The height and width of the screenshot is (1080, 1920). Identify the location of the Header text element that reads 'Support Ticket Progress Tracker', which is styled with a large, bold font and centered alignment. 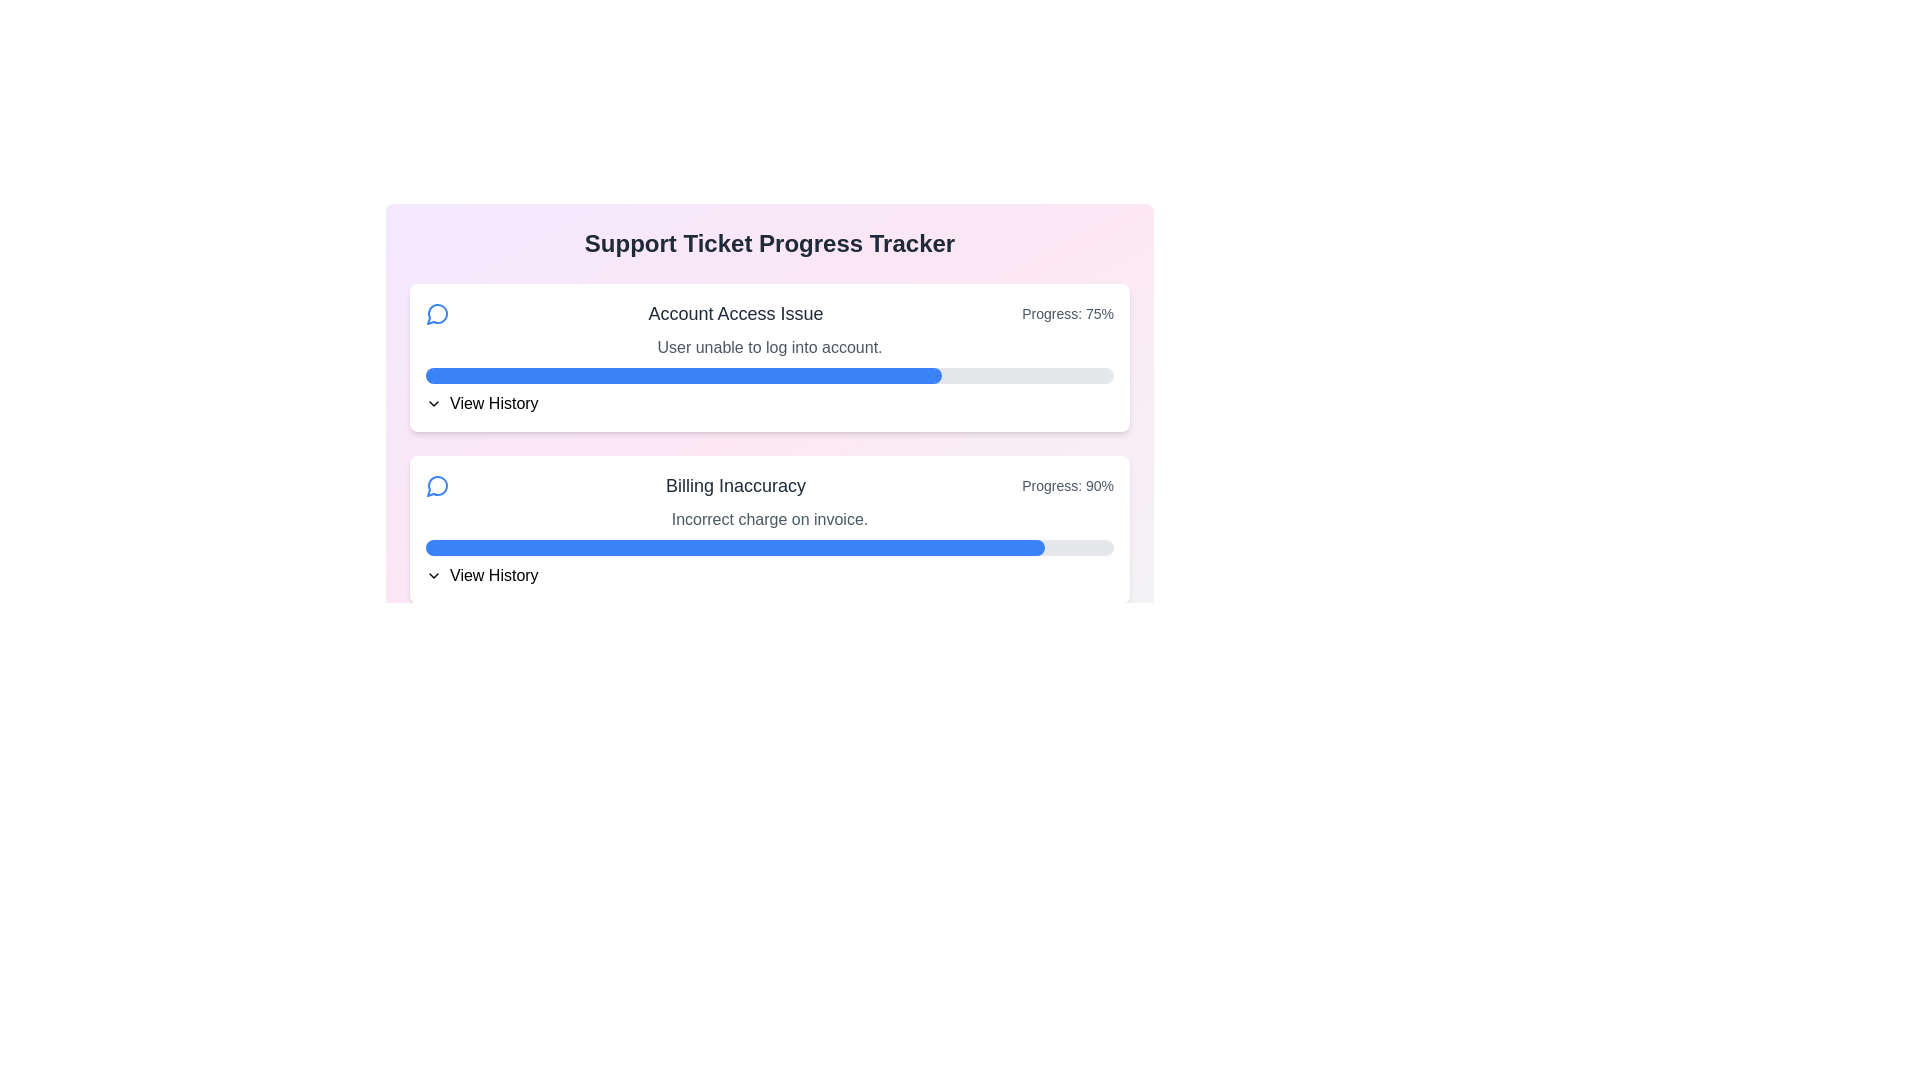
(768, 242).